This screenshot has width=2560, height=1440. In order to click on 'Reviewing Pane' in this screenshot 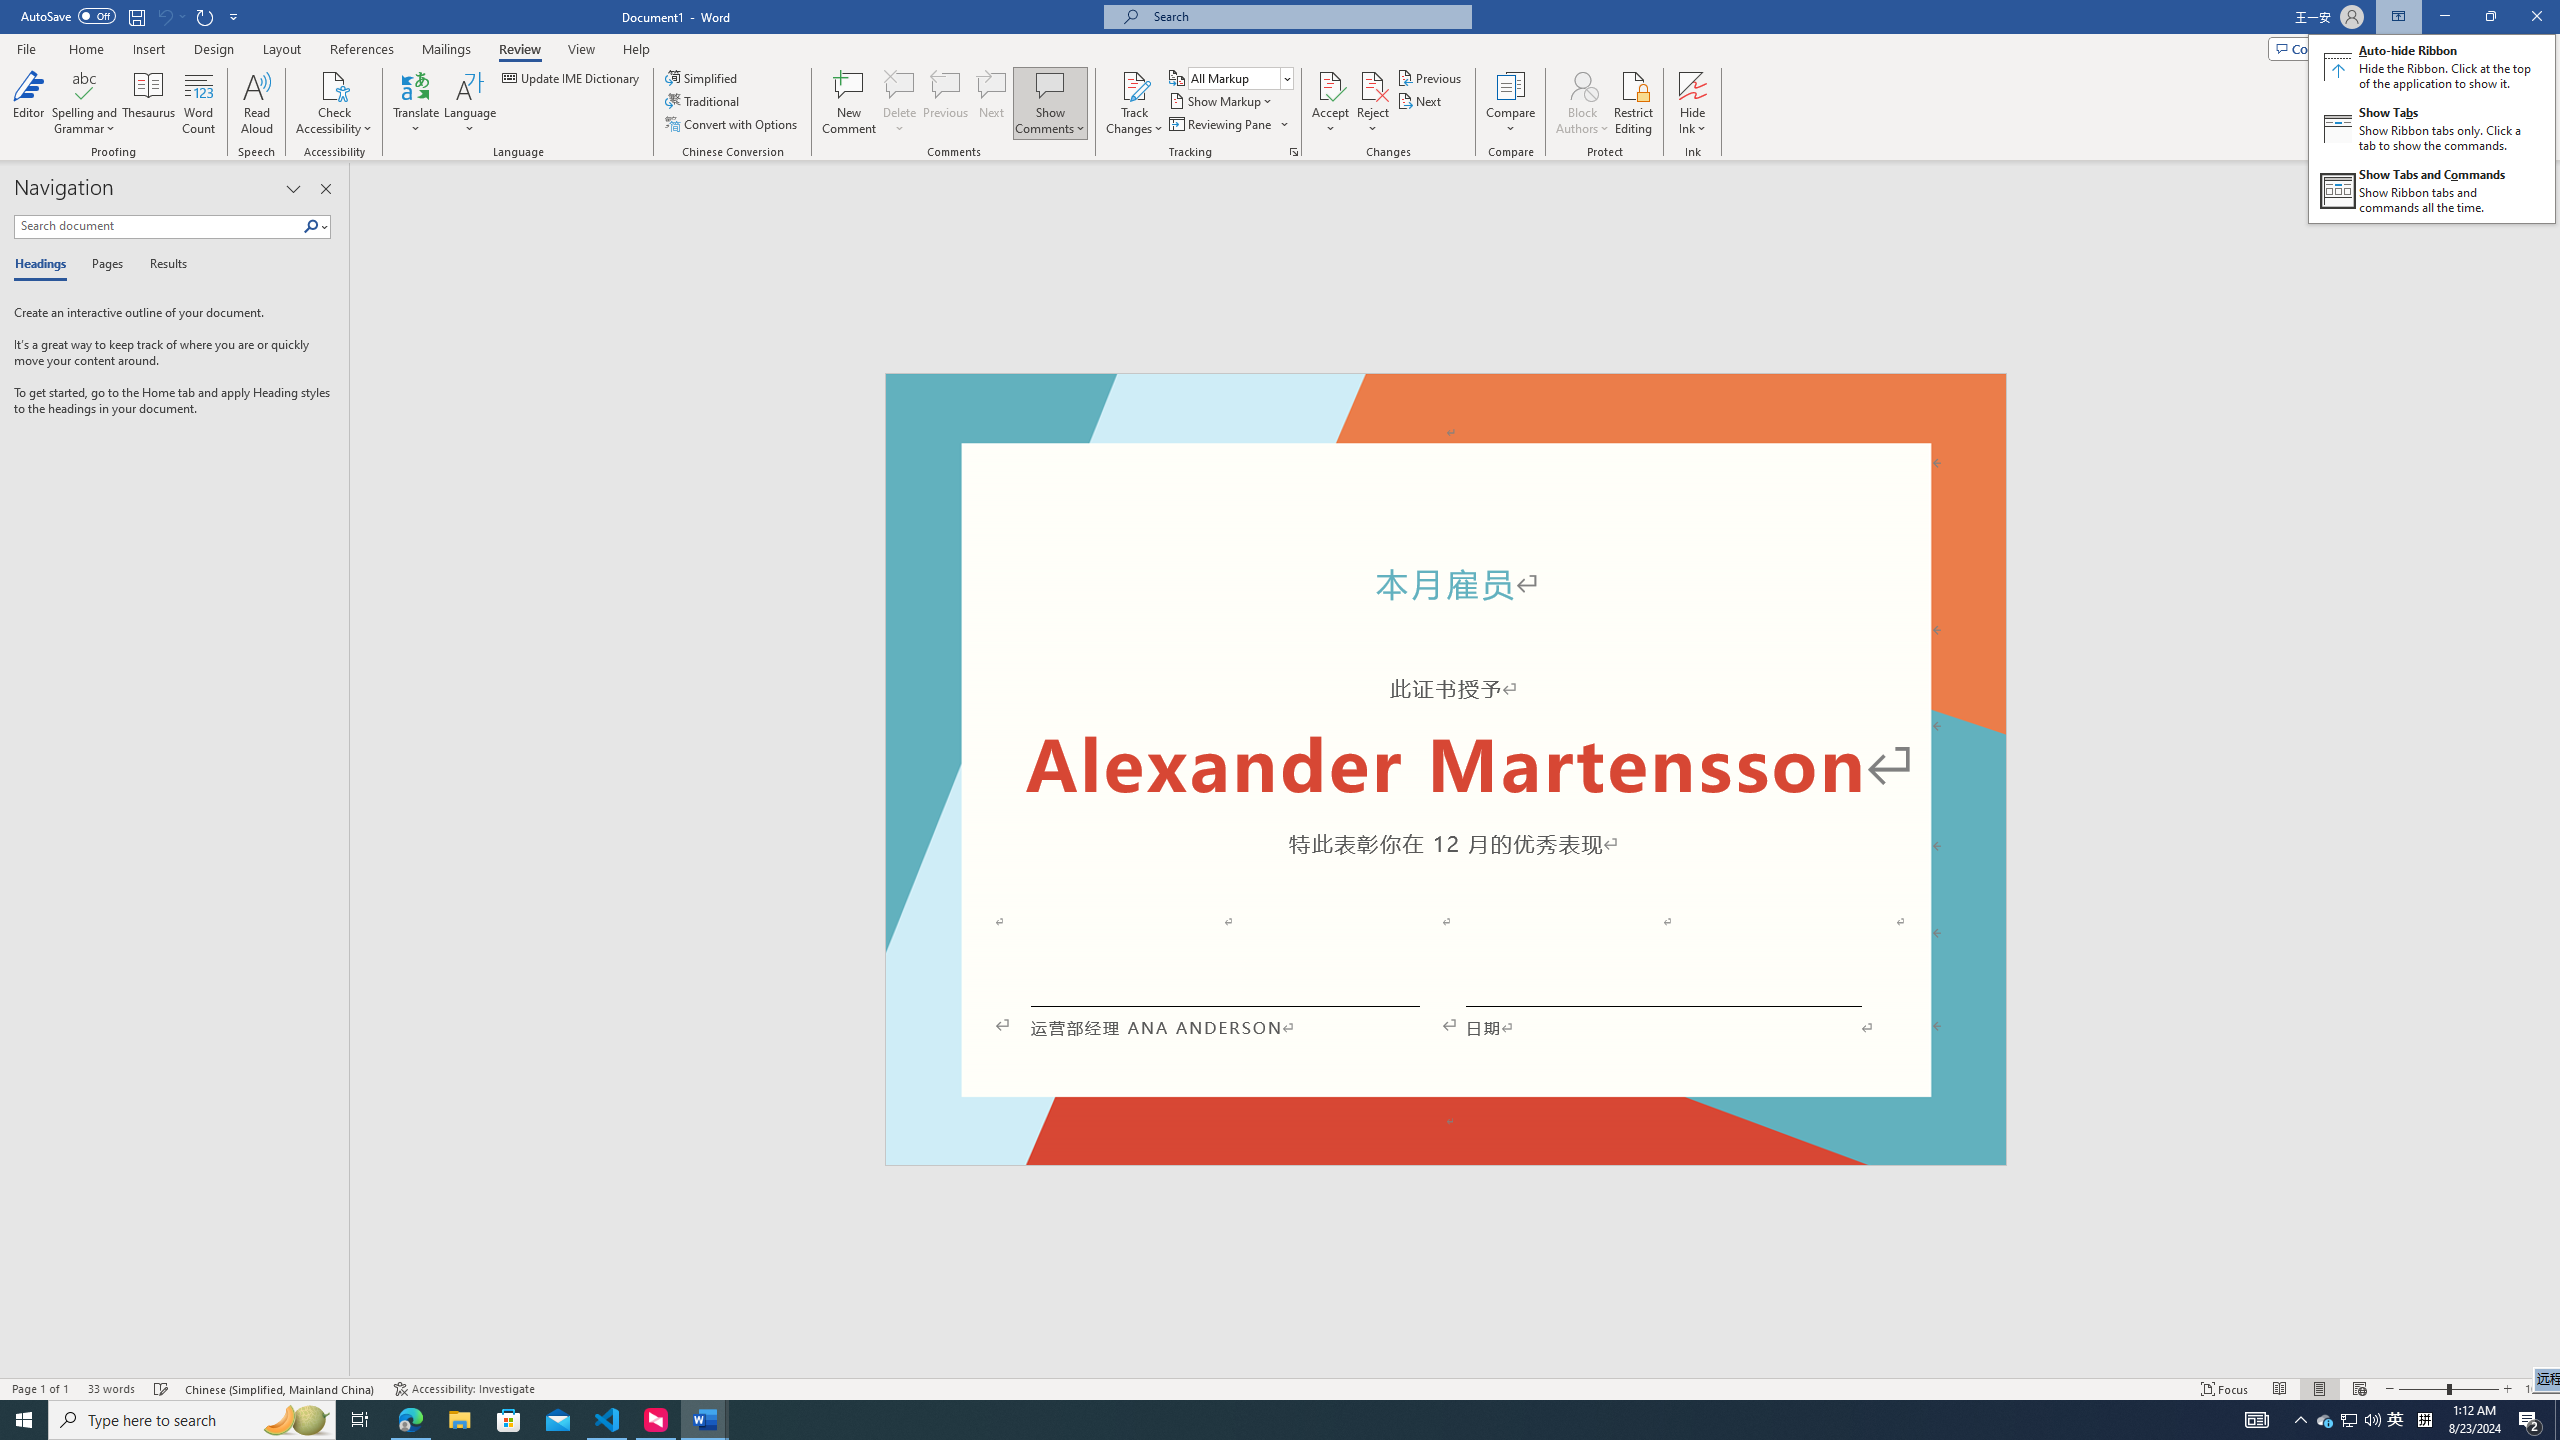, I will do `click(1227, 122)`.